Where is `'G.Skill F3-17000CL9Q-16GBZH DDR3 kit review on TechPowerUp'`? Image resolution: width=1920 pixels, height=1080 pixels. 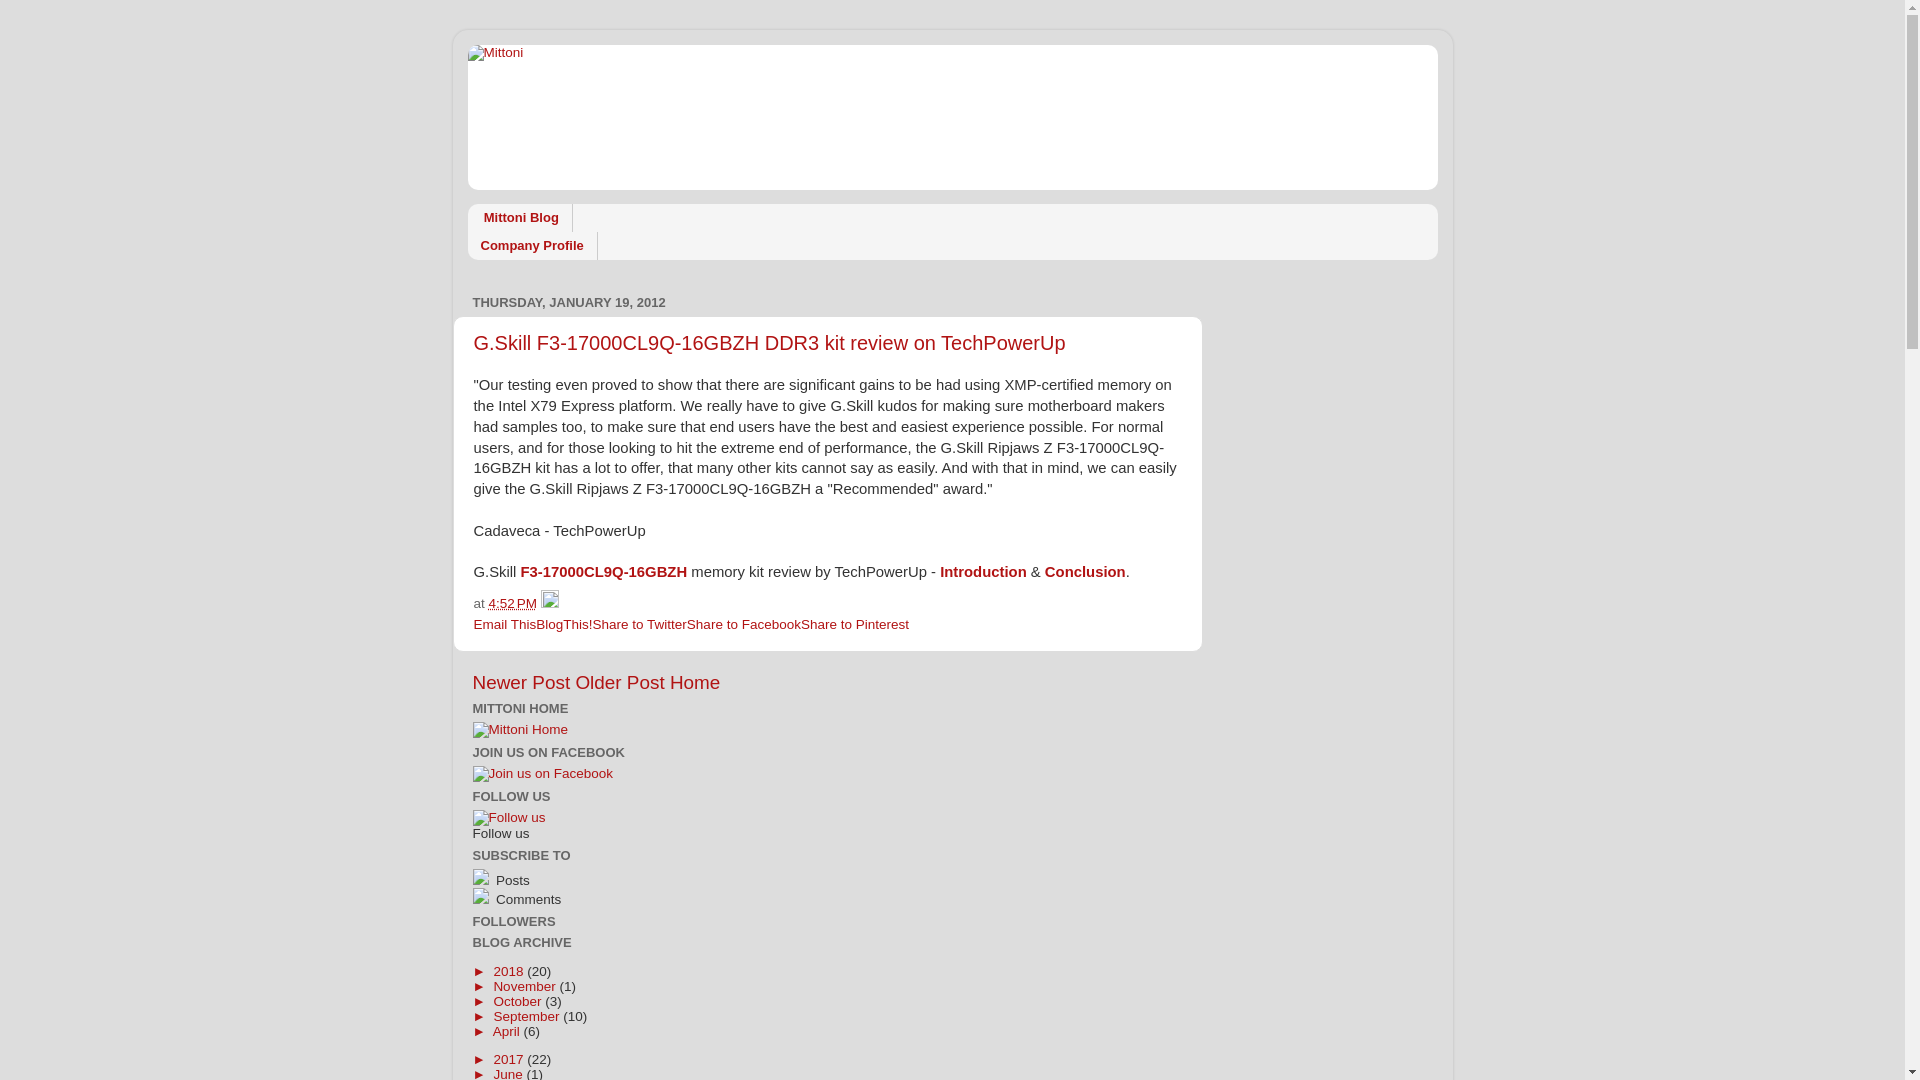
'G.Skill F3-17000CL9Q-16GBZH DDR3 kit review on TechPowerUp' is located at coordinates (768, 342).